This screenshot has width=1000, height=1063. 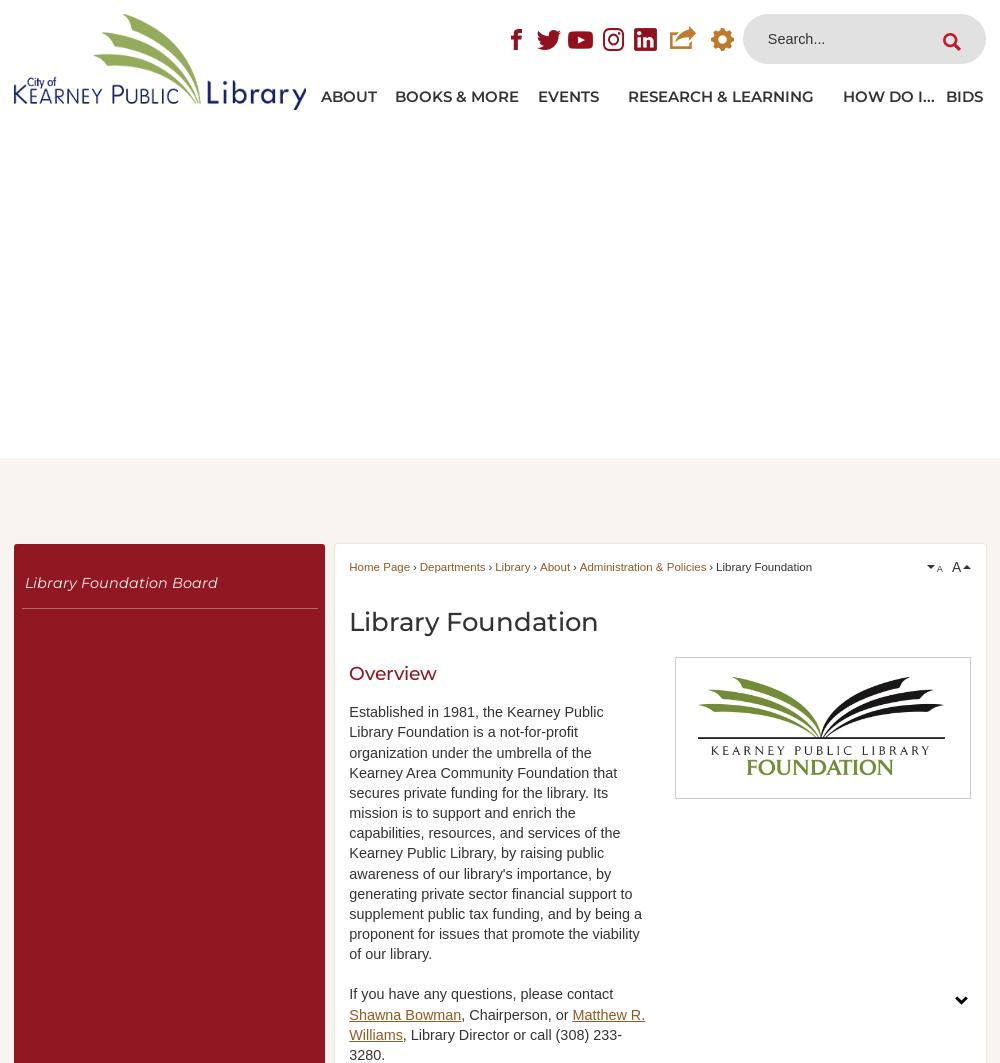 I want to click on 'Research & Learning', so click(x=635, y=93).